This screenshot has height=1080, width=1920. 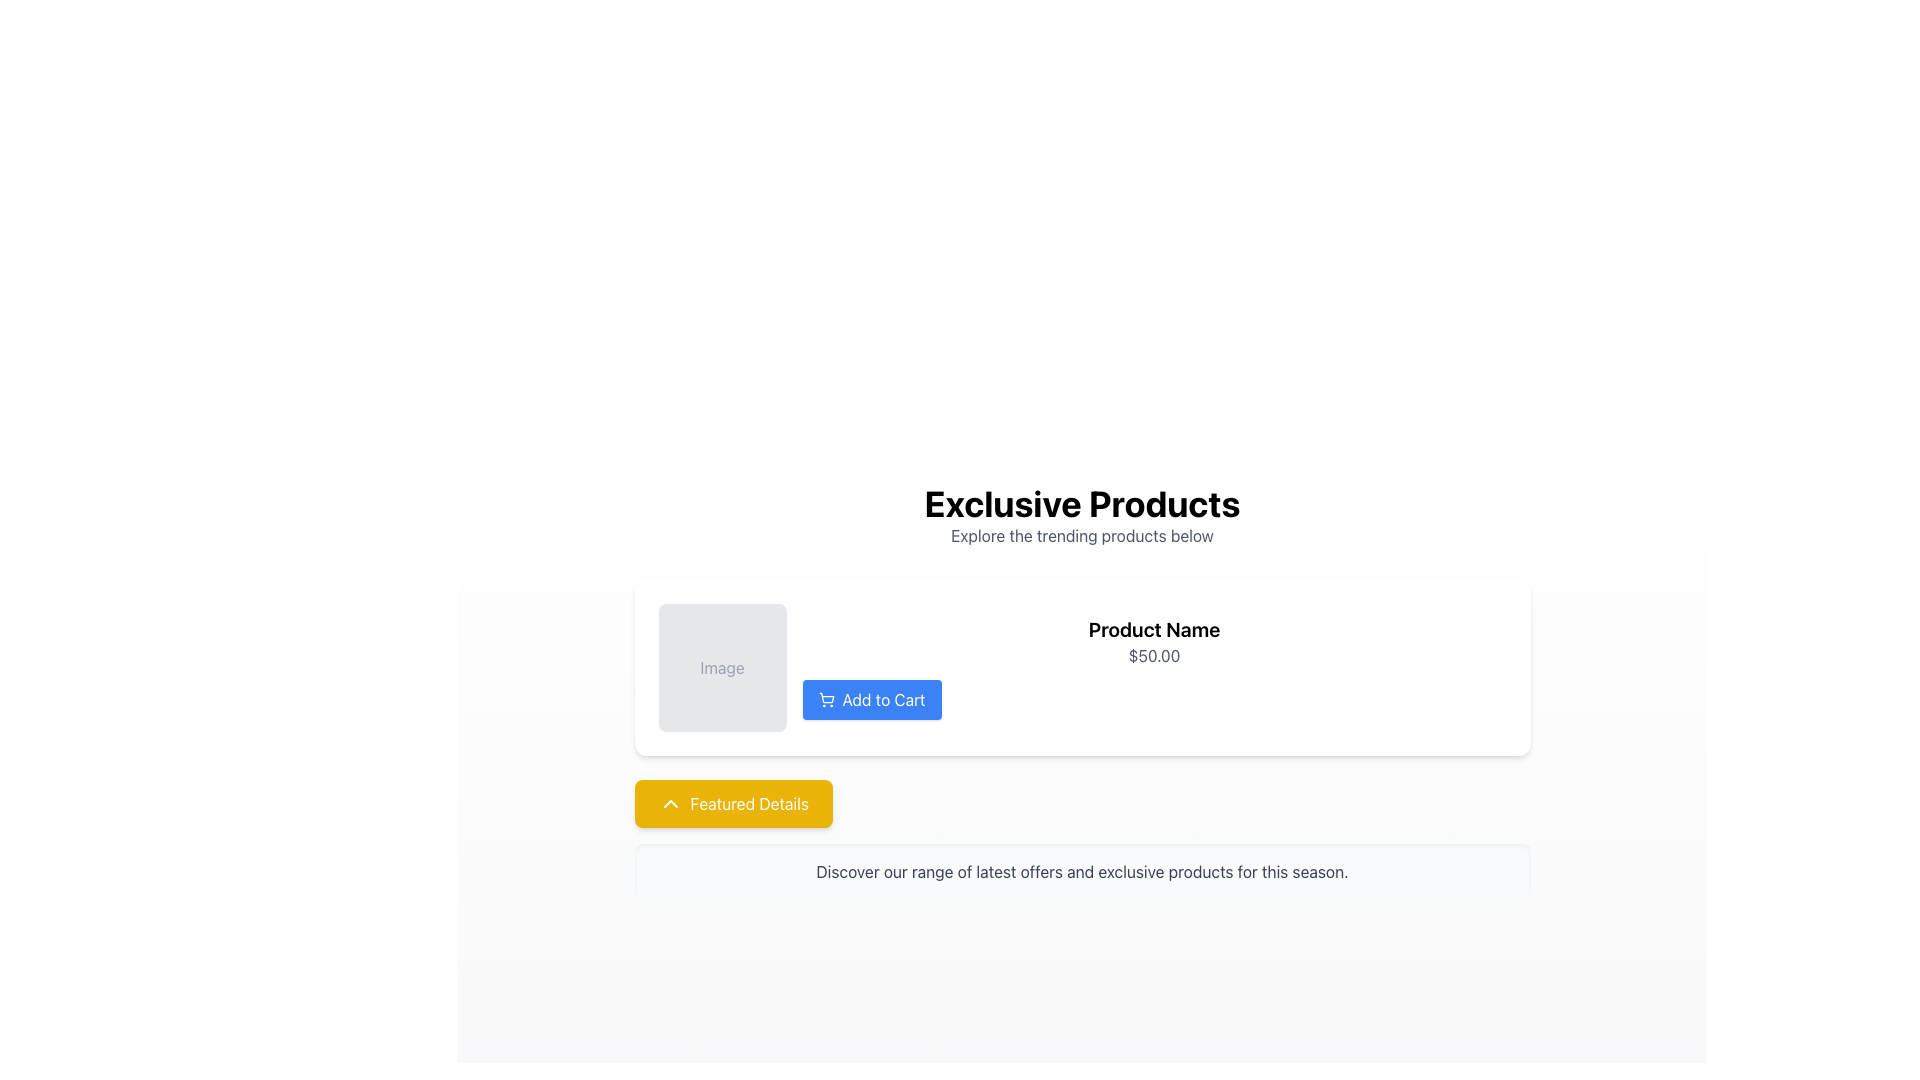 I want to click on the text label of the 'Add to Cart' button, which is positioned to the right of the button's icon and serves to indicate the button's purpose, so click(x=882, y=698).